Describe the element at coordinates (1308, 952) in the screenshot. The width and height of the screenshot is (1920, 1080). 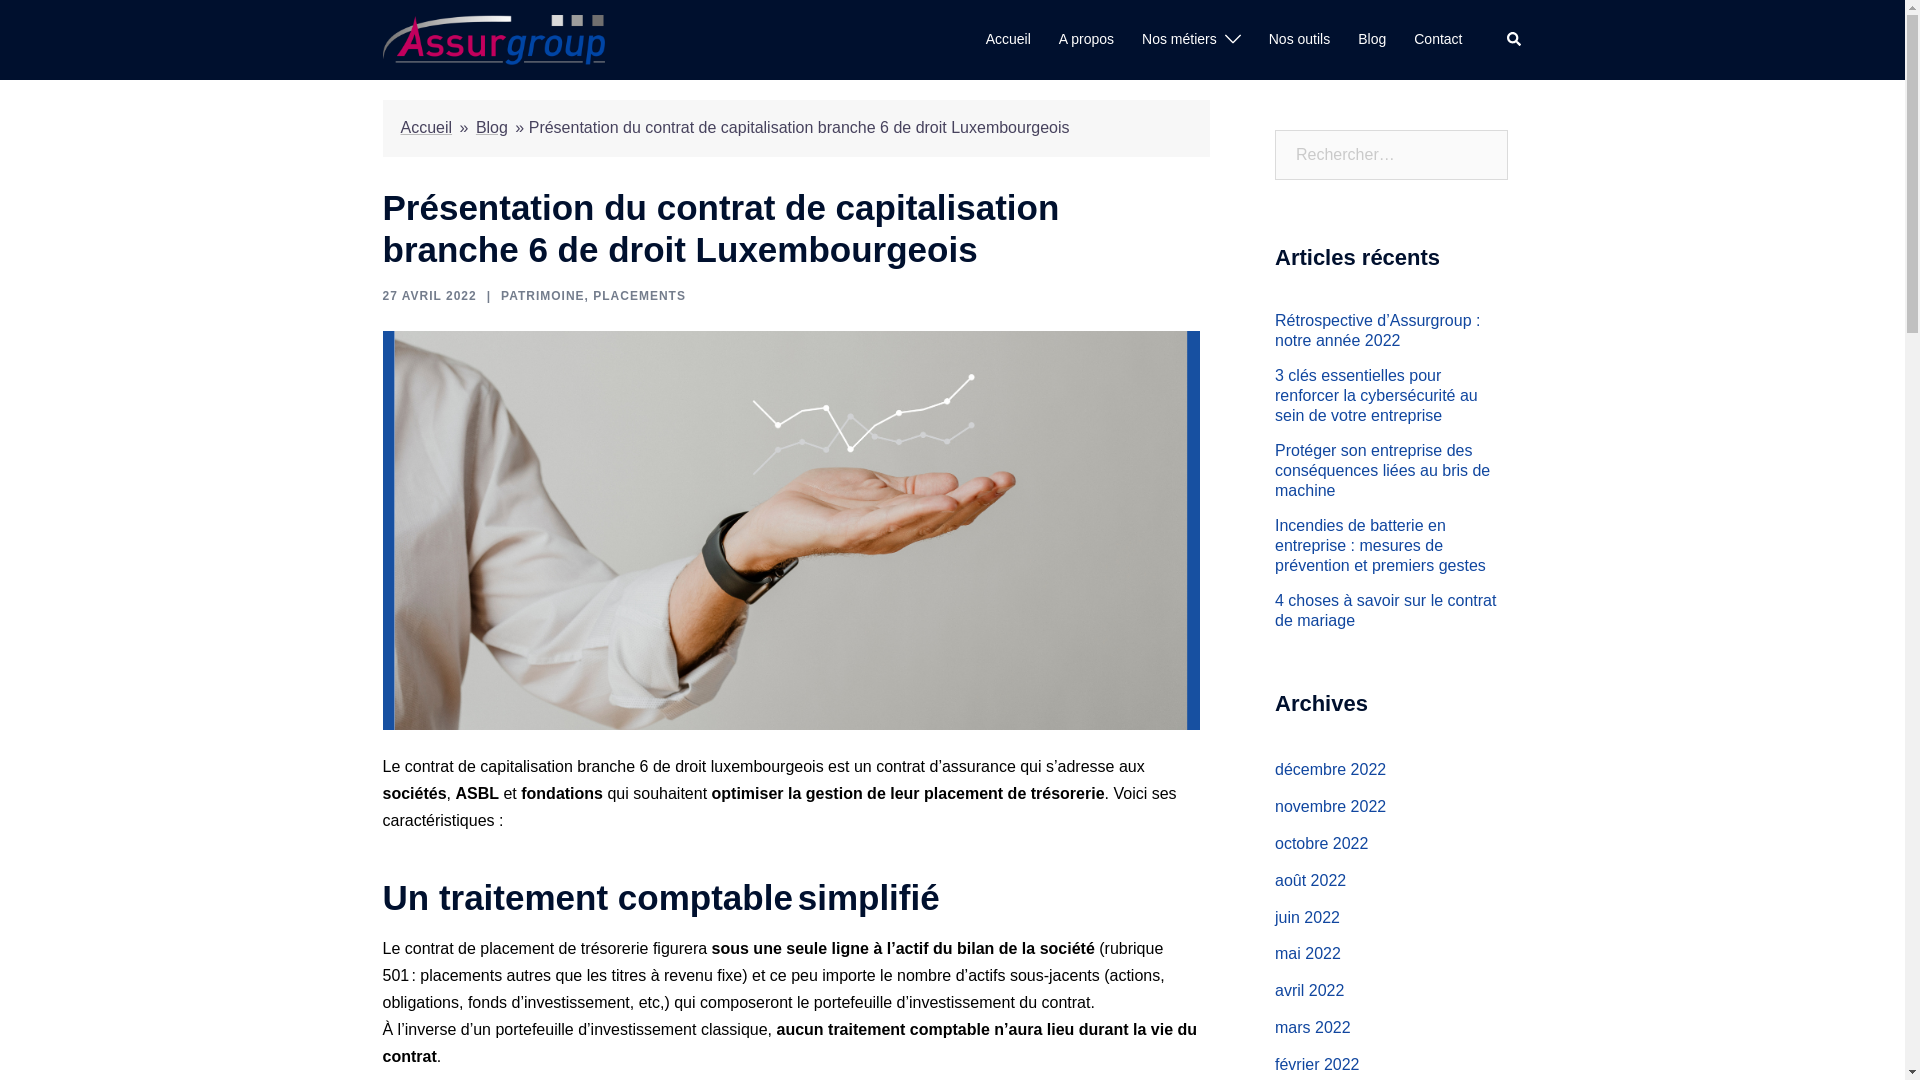
I see `'mai 2022'` at that location.